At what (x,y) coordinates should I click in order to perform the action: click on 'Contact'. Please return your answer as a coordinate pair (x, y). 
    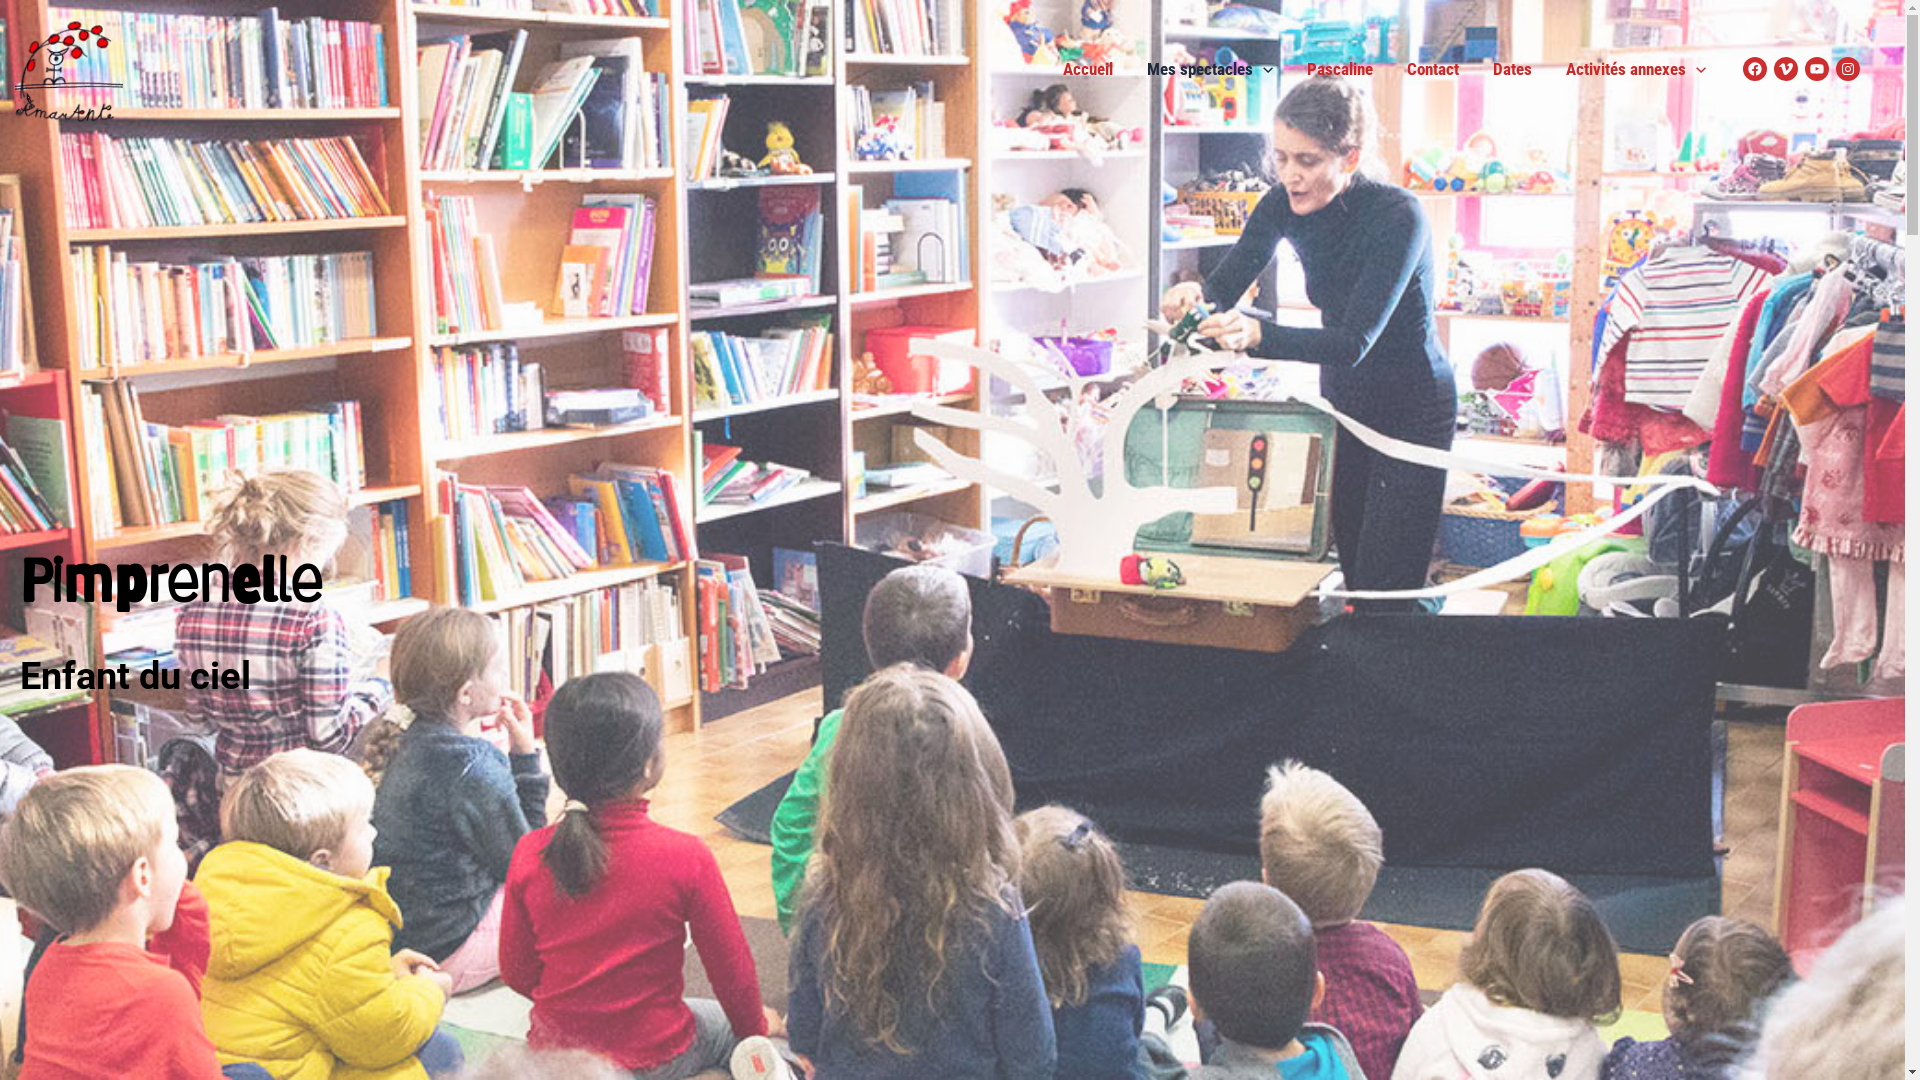
    Looking at the image, I should click on (1432, 68).